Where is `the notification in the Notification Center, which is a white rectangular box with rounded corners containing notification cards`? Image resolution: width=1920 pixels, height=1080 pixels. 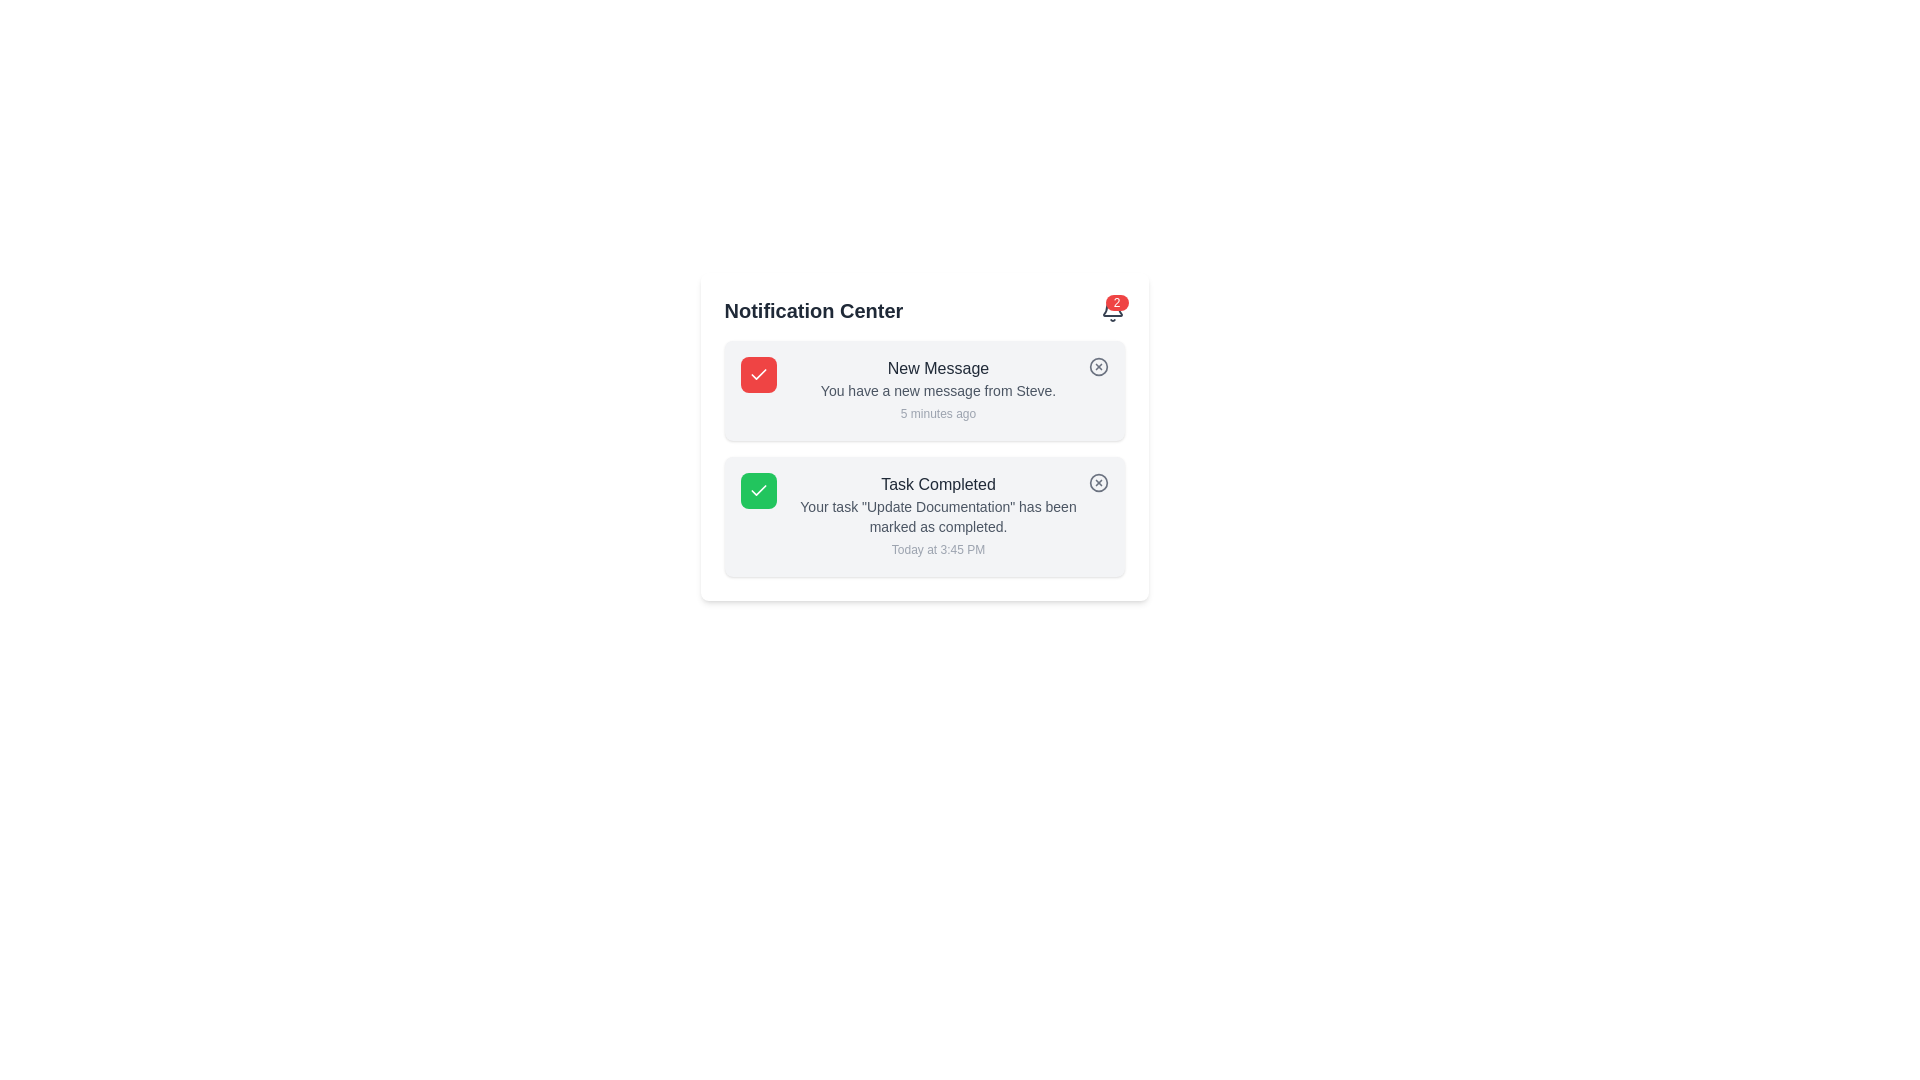
the notification in the Notification Center, which is a white rectangular box with rounded corners containing notification cards is located at coordinates (923, 435).